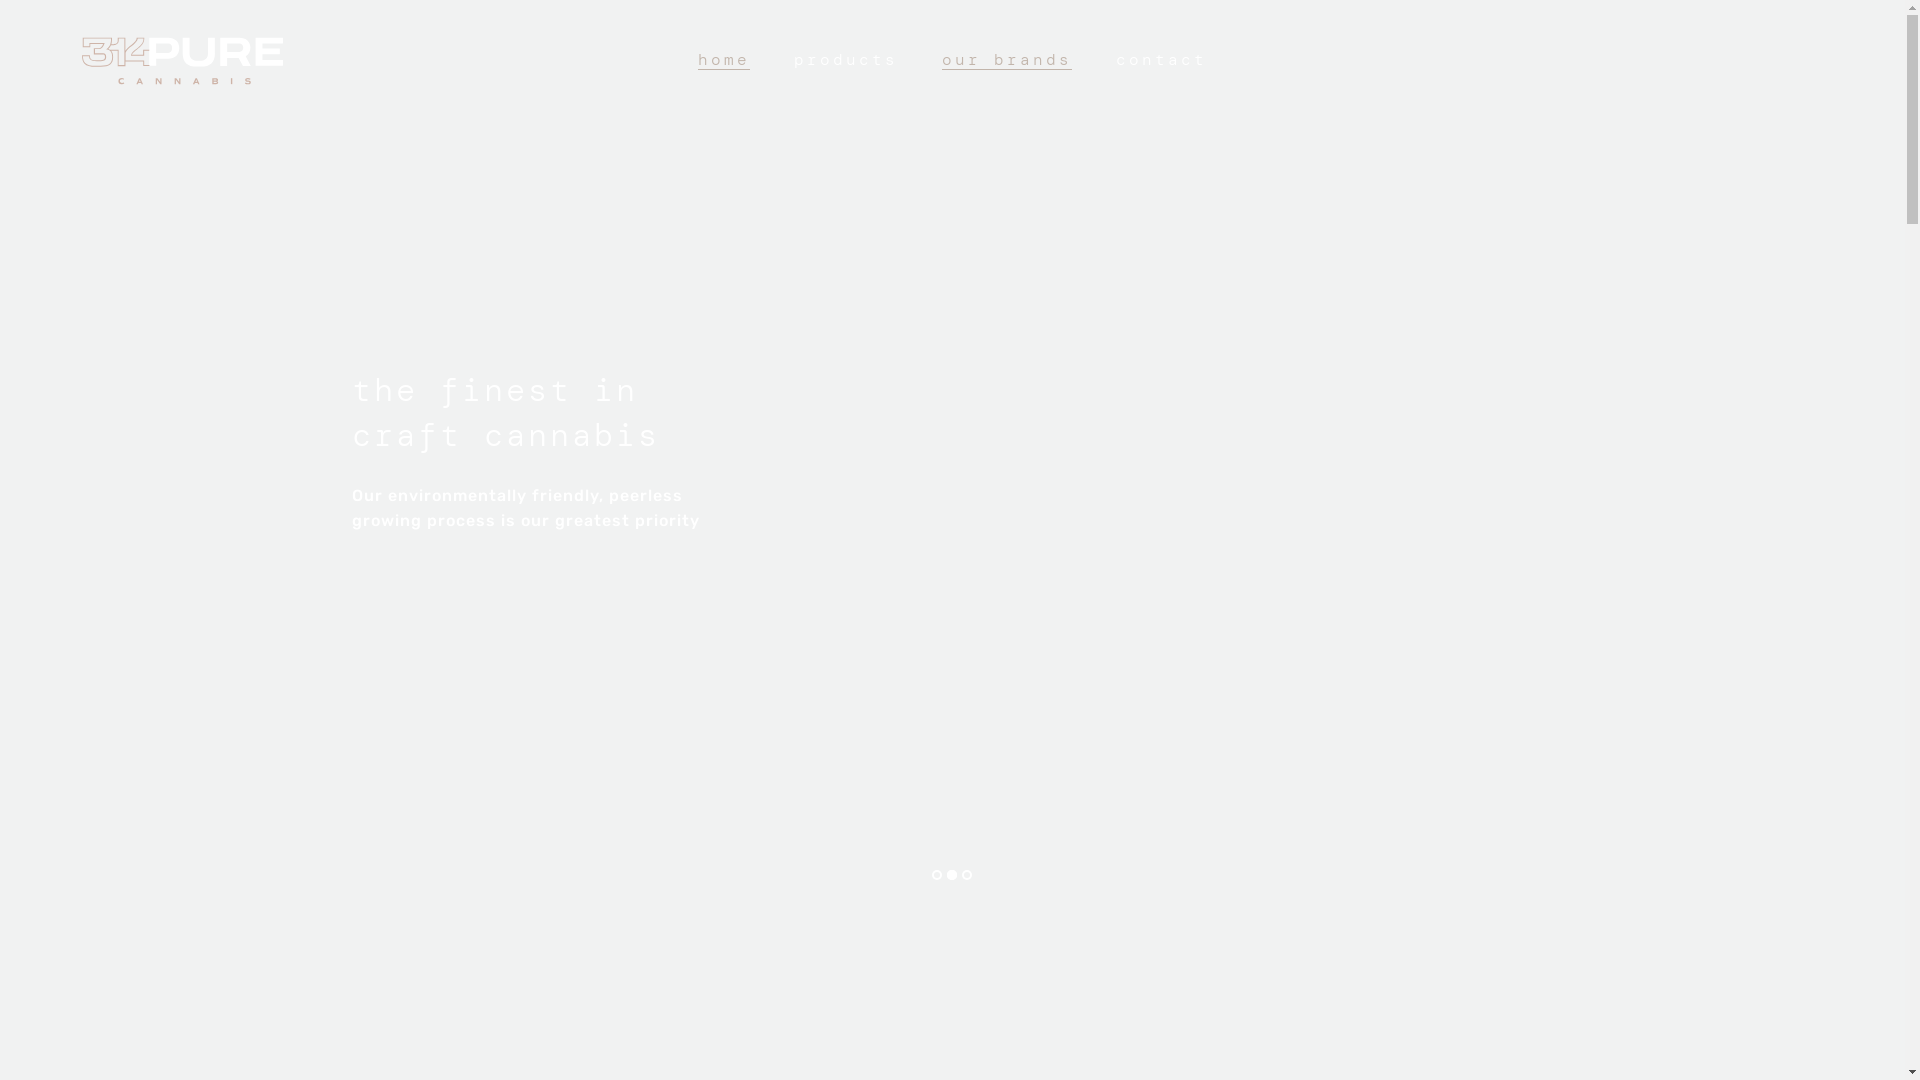  What do you see at coordinates (723, 59) in the screenshot?
I see `'home'` at bounding box center [723, 59].